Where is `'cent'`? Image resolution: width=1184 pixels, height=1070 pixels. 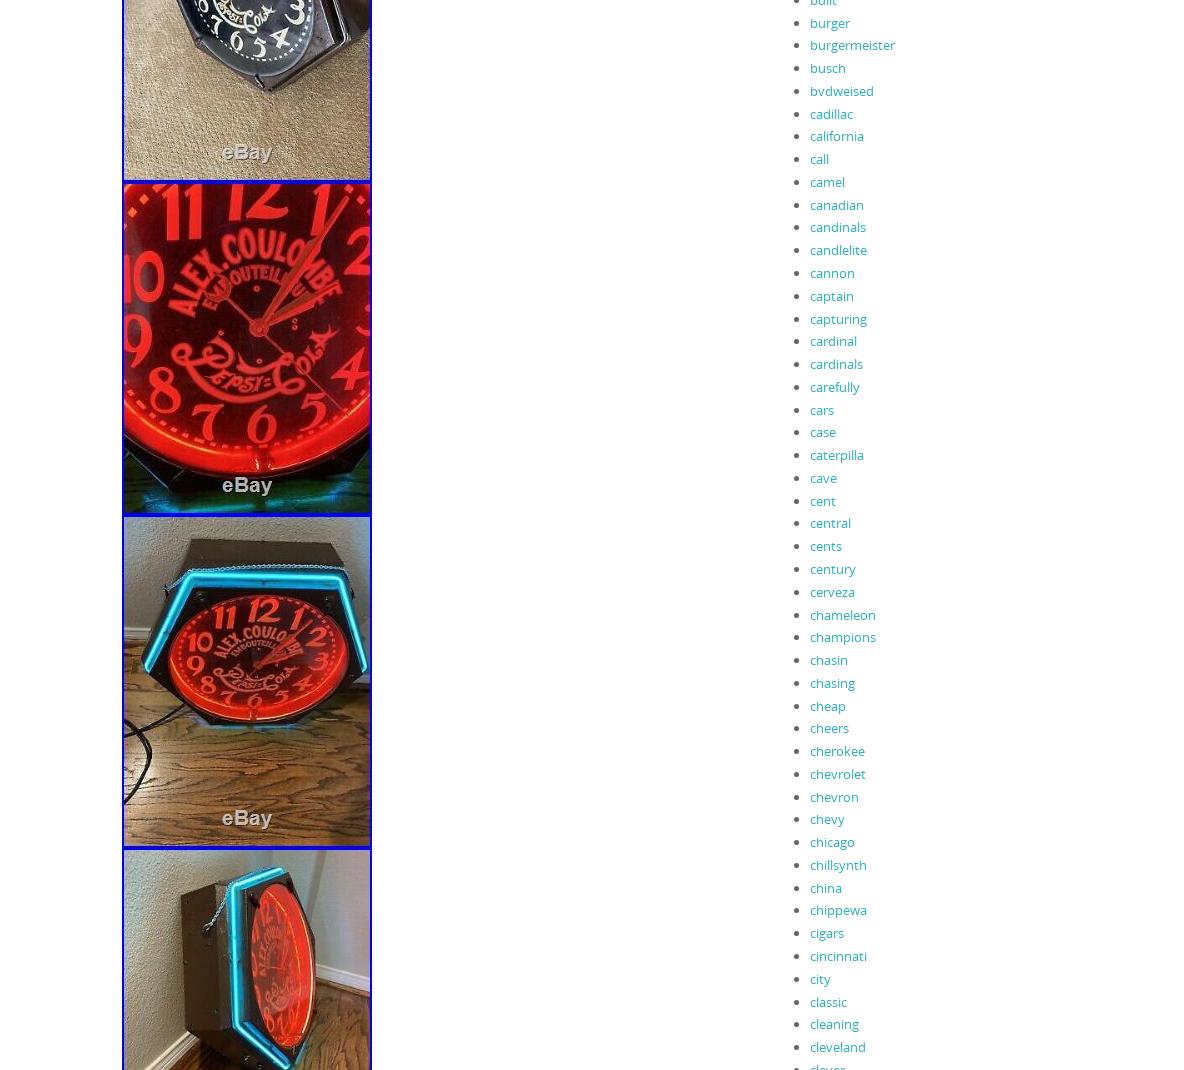
'cent' is located at coordinates (822, 500).